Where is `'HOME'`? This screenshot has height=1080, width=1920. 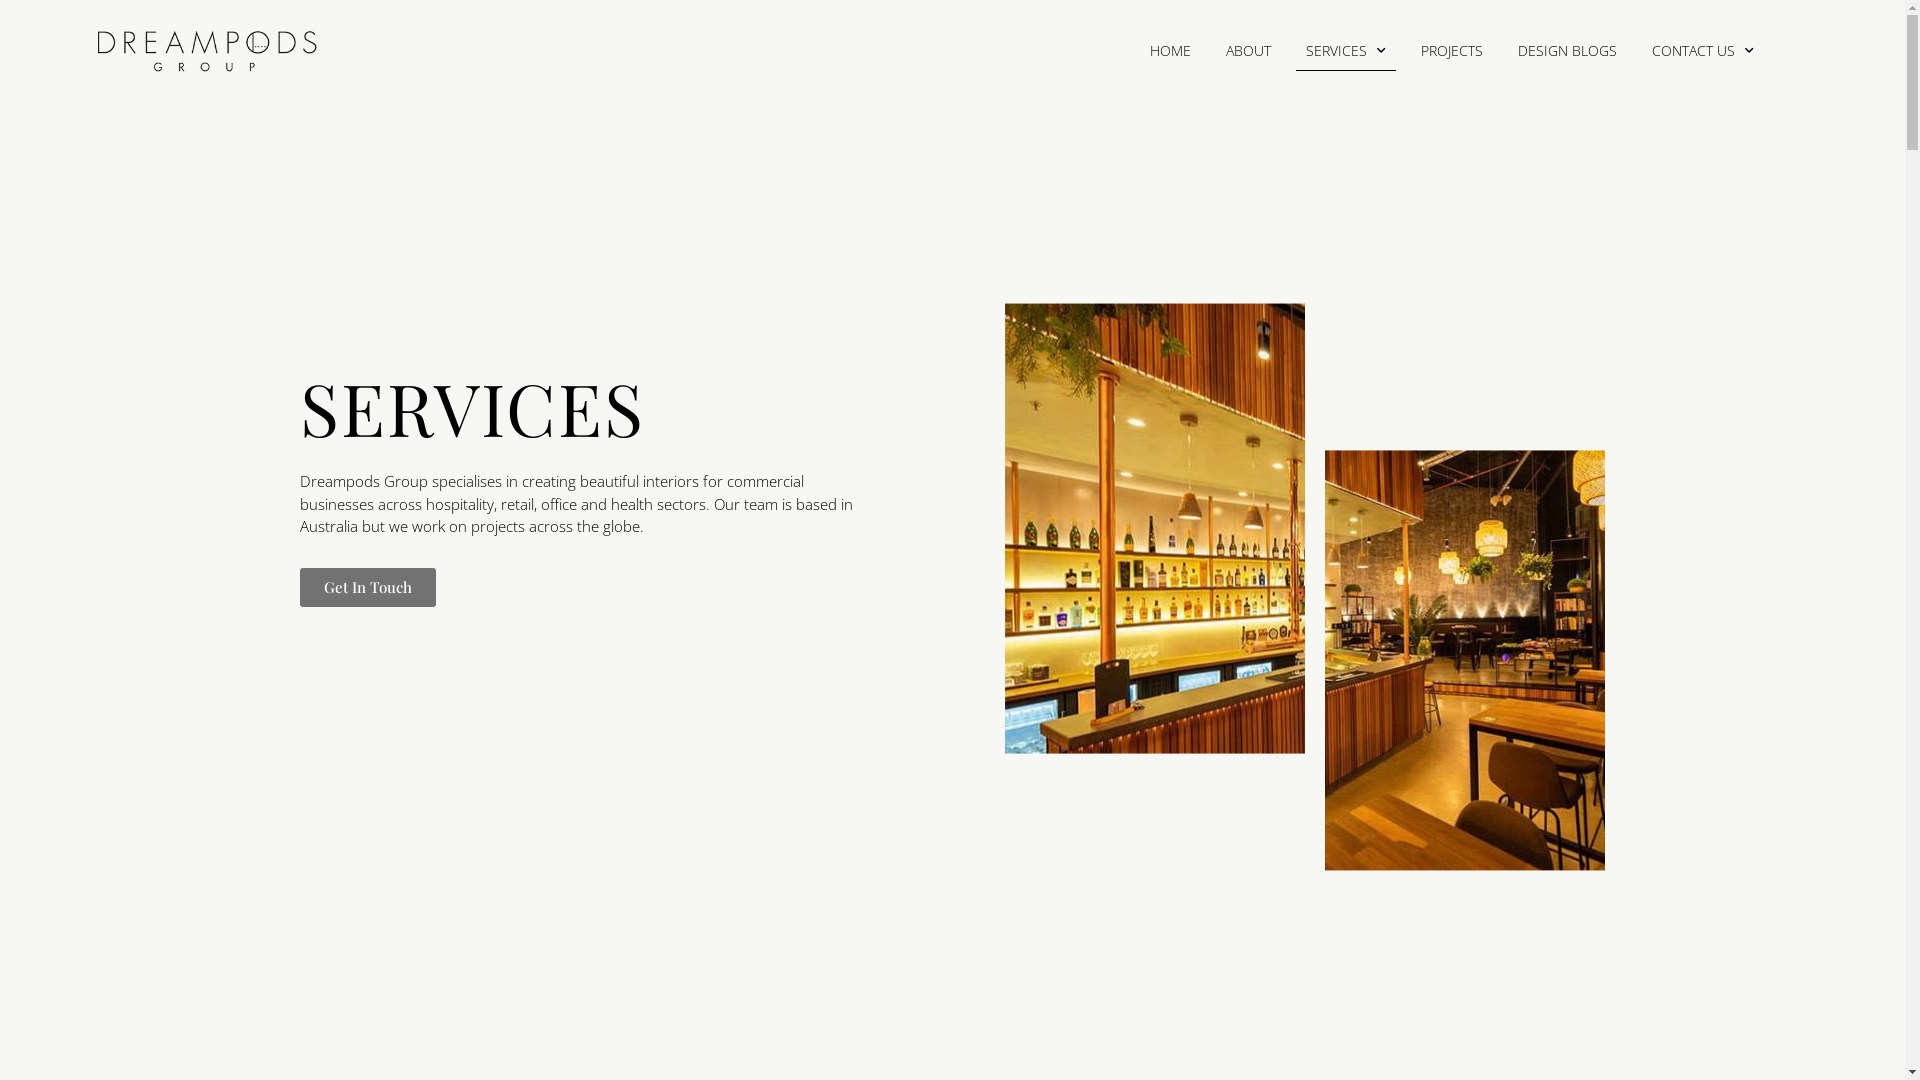 'HOME' is located at coordinates (1170, 49).